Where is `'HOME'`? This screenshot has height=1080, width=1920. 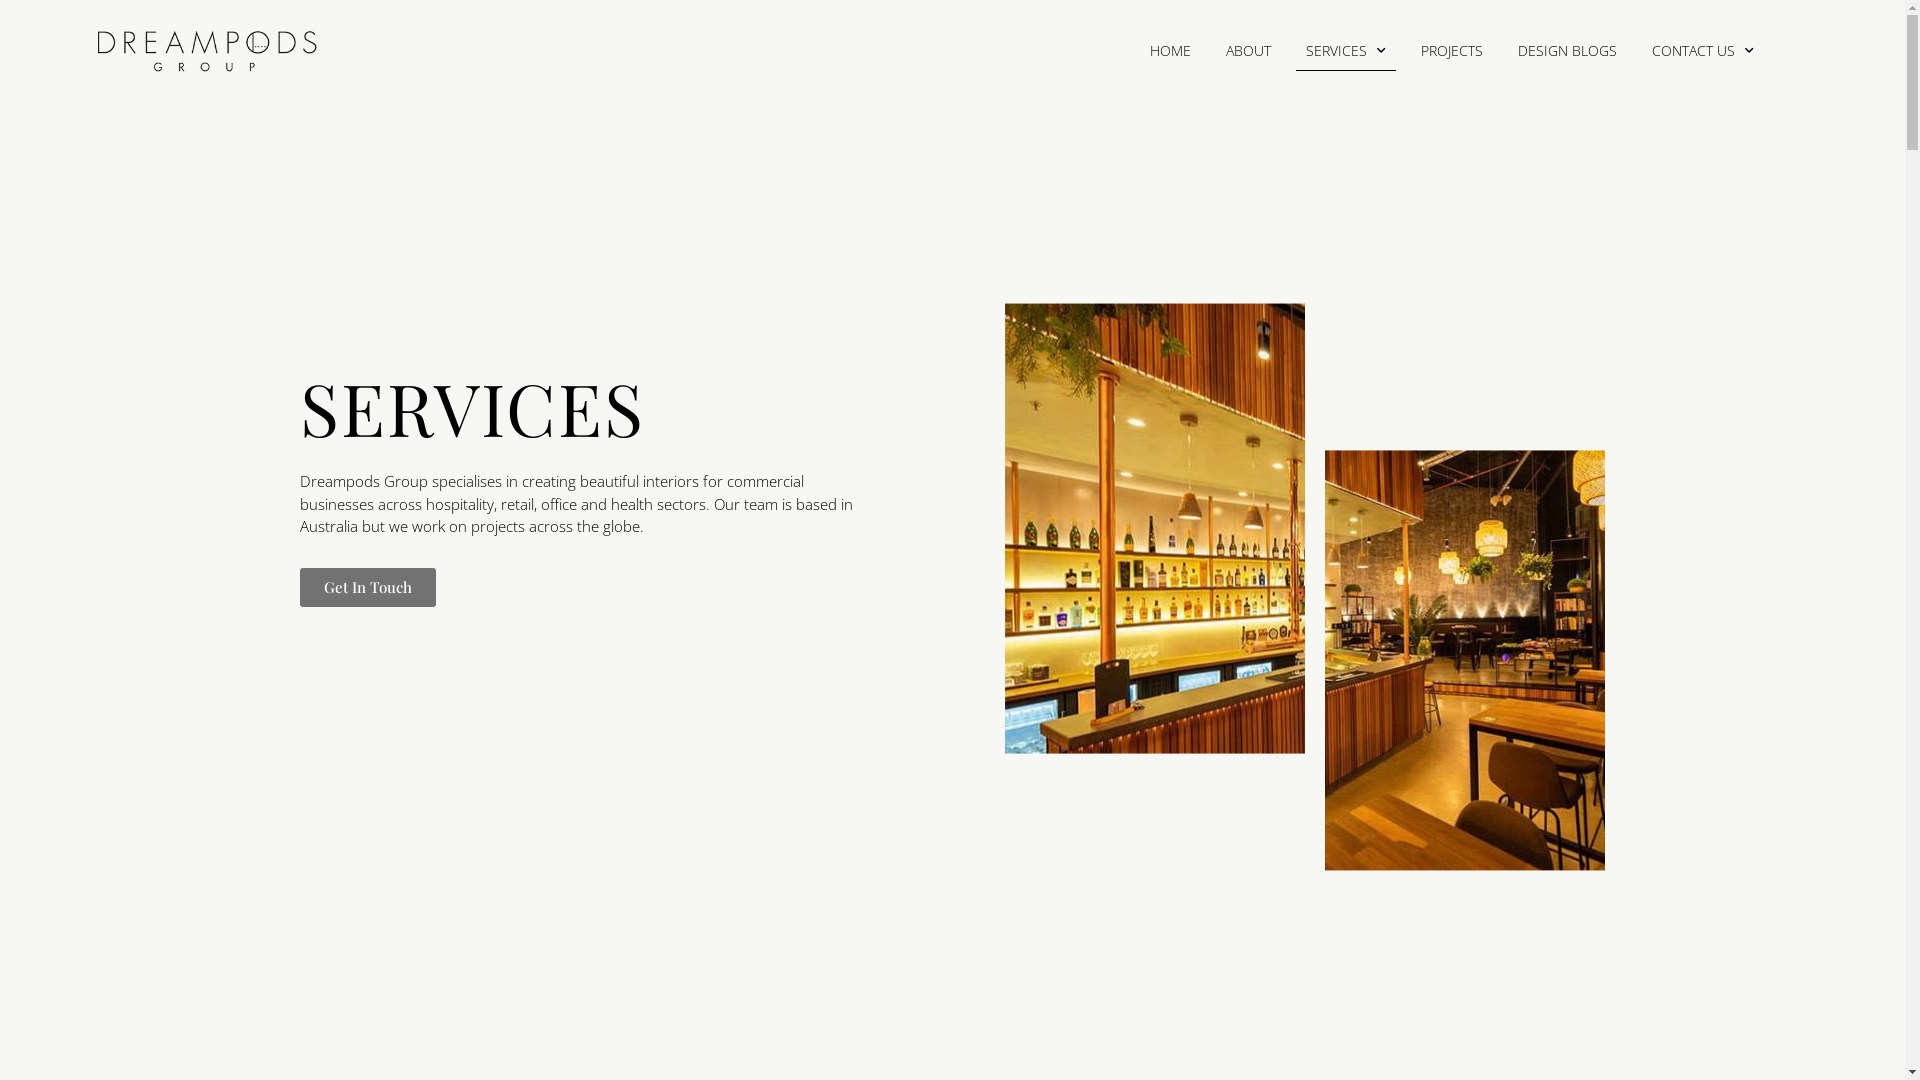 'HOME' is located at coordinates (1170, 49).